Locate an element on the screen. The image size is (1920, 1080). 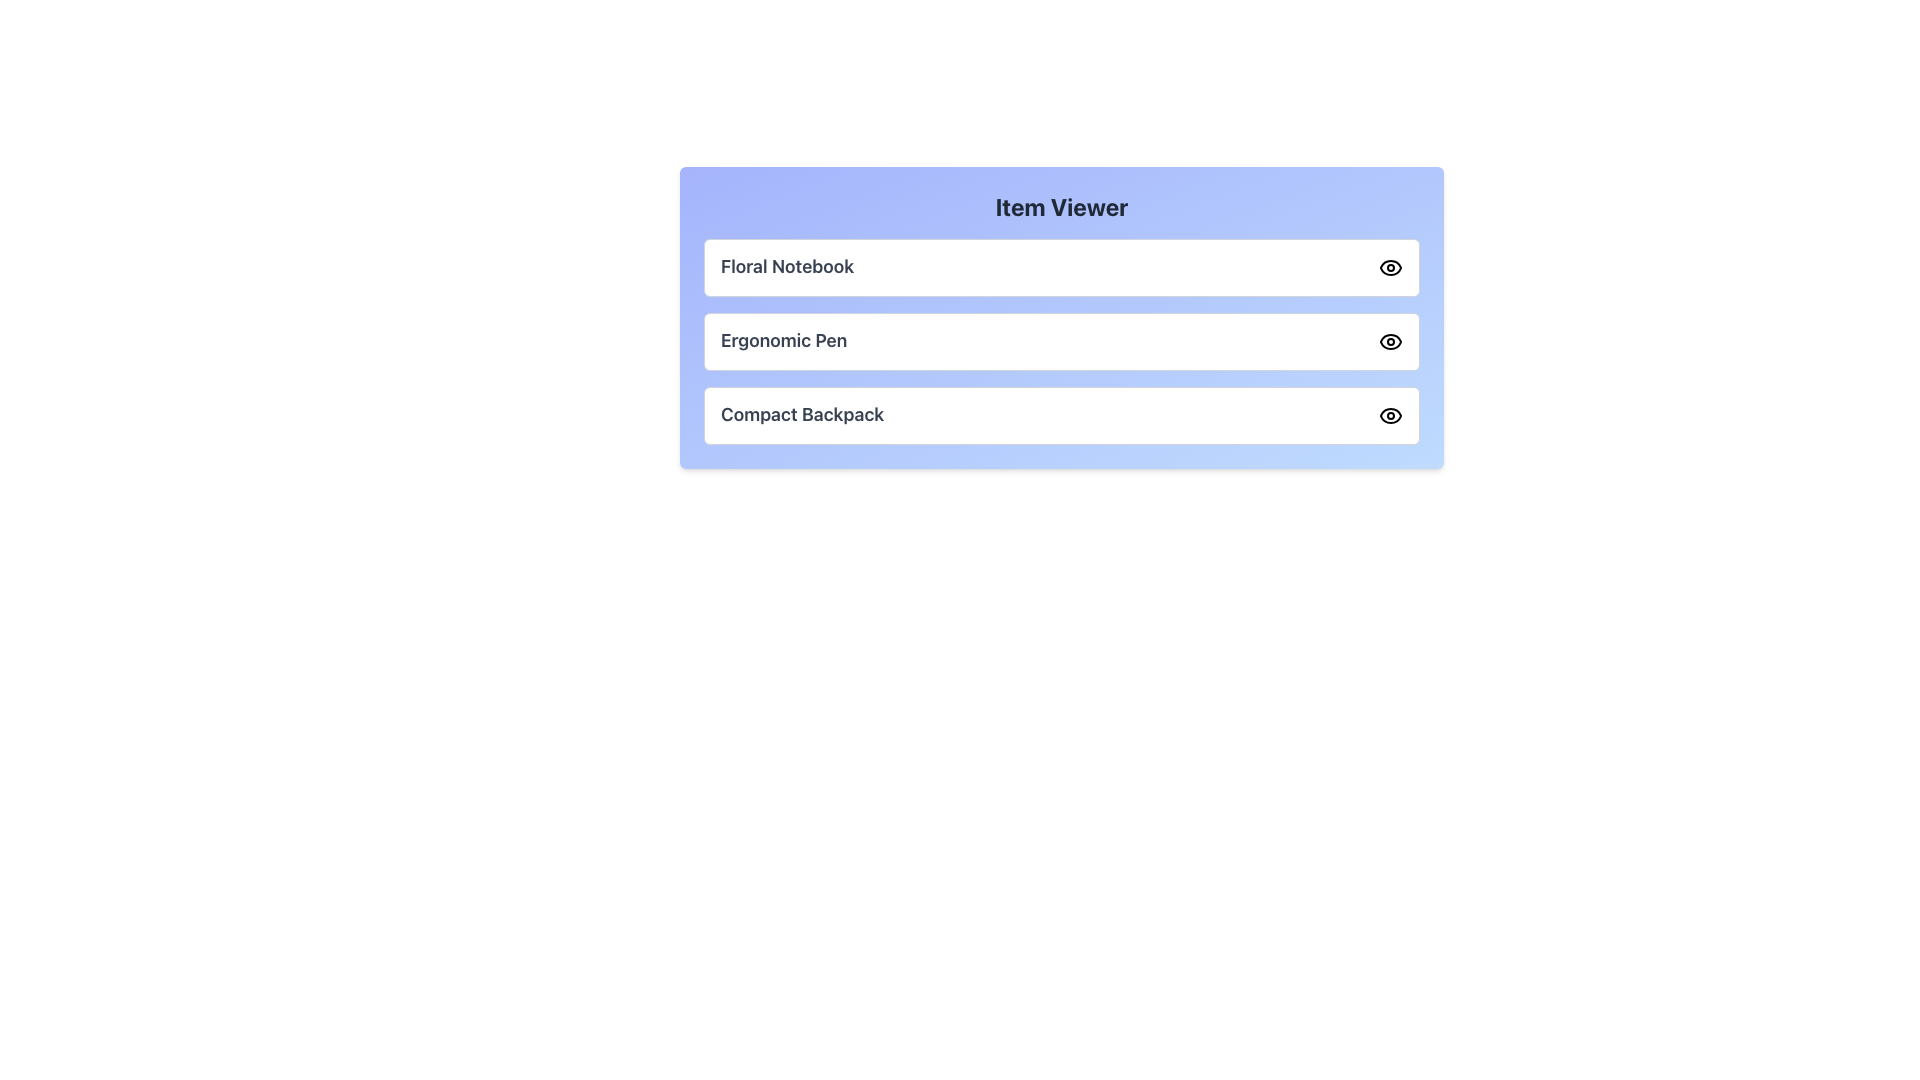
the button at the right end of the row labeled 'Ergonomic Pen' is located at coordinates (1390, 341).